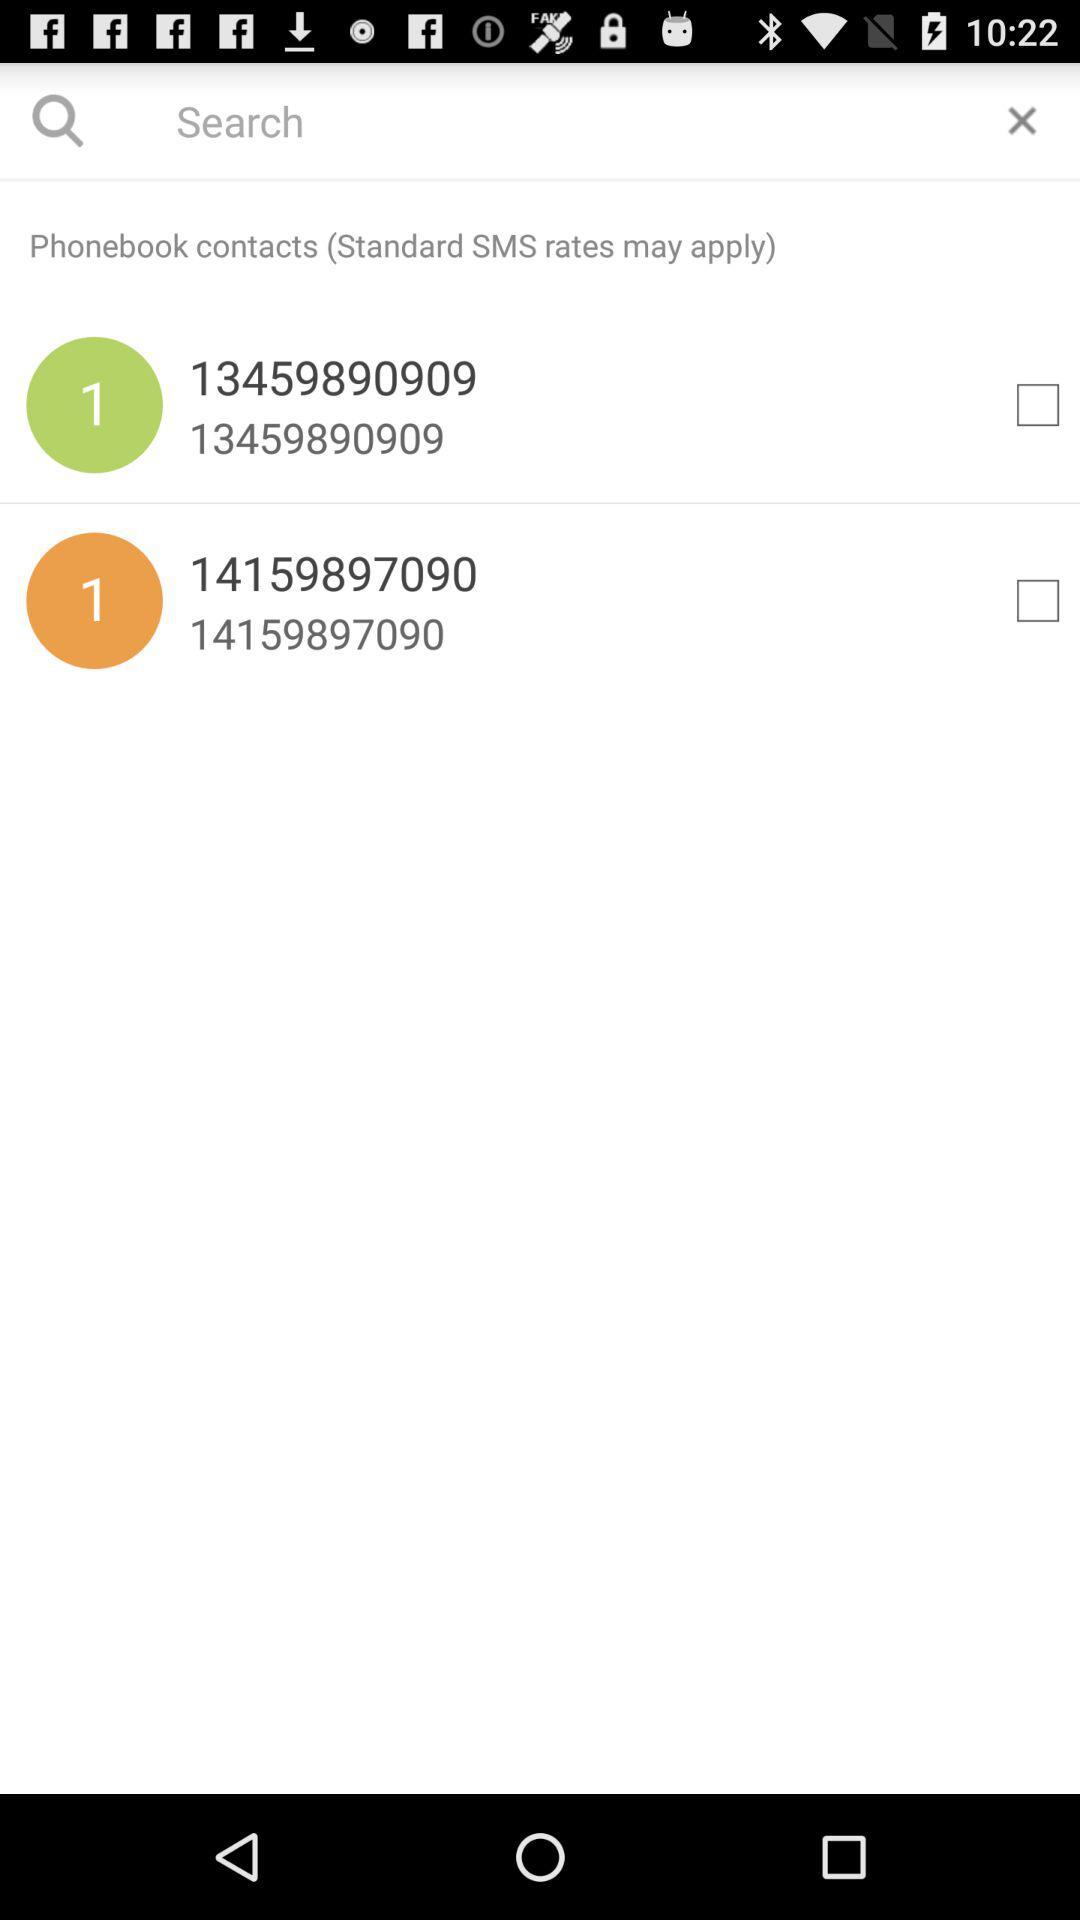 Image resolution: width=1080 pixels, height=1920 pixels. I want to click on selection, so click(1036, 403).